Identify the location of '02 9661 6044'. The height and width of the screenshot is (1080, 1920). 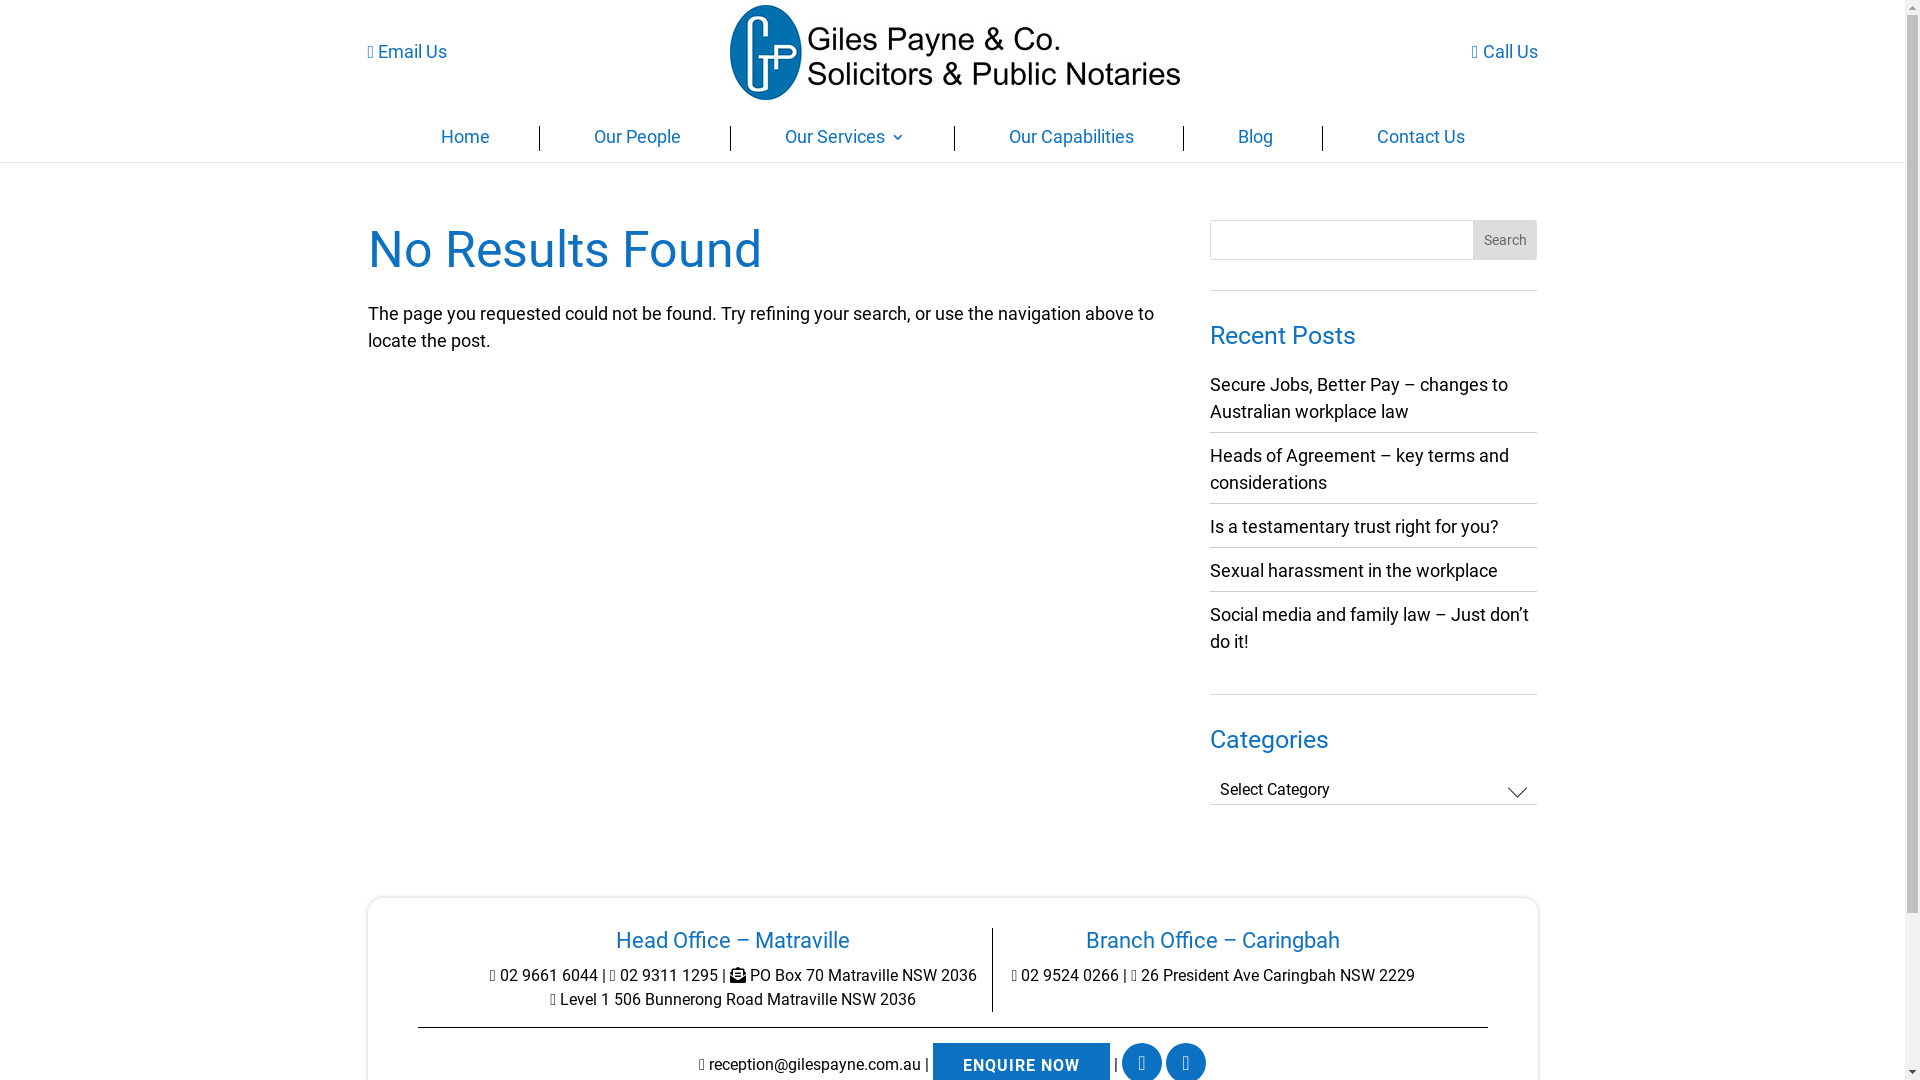
(543, 974).